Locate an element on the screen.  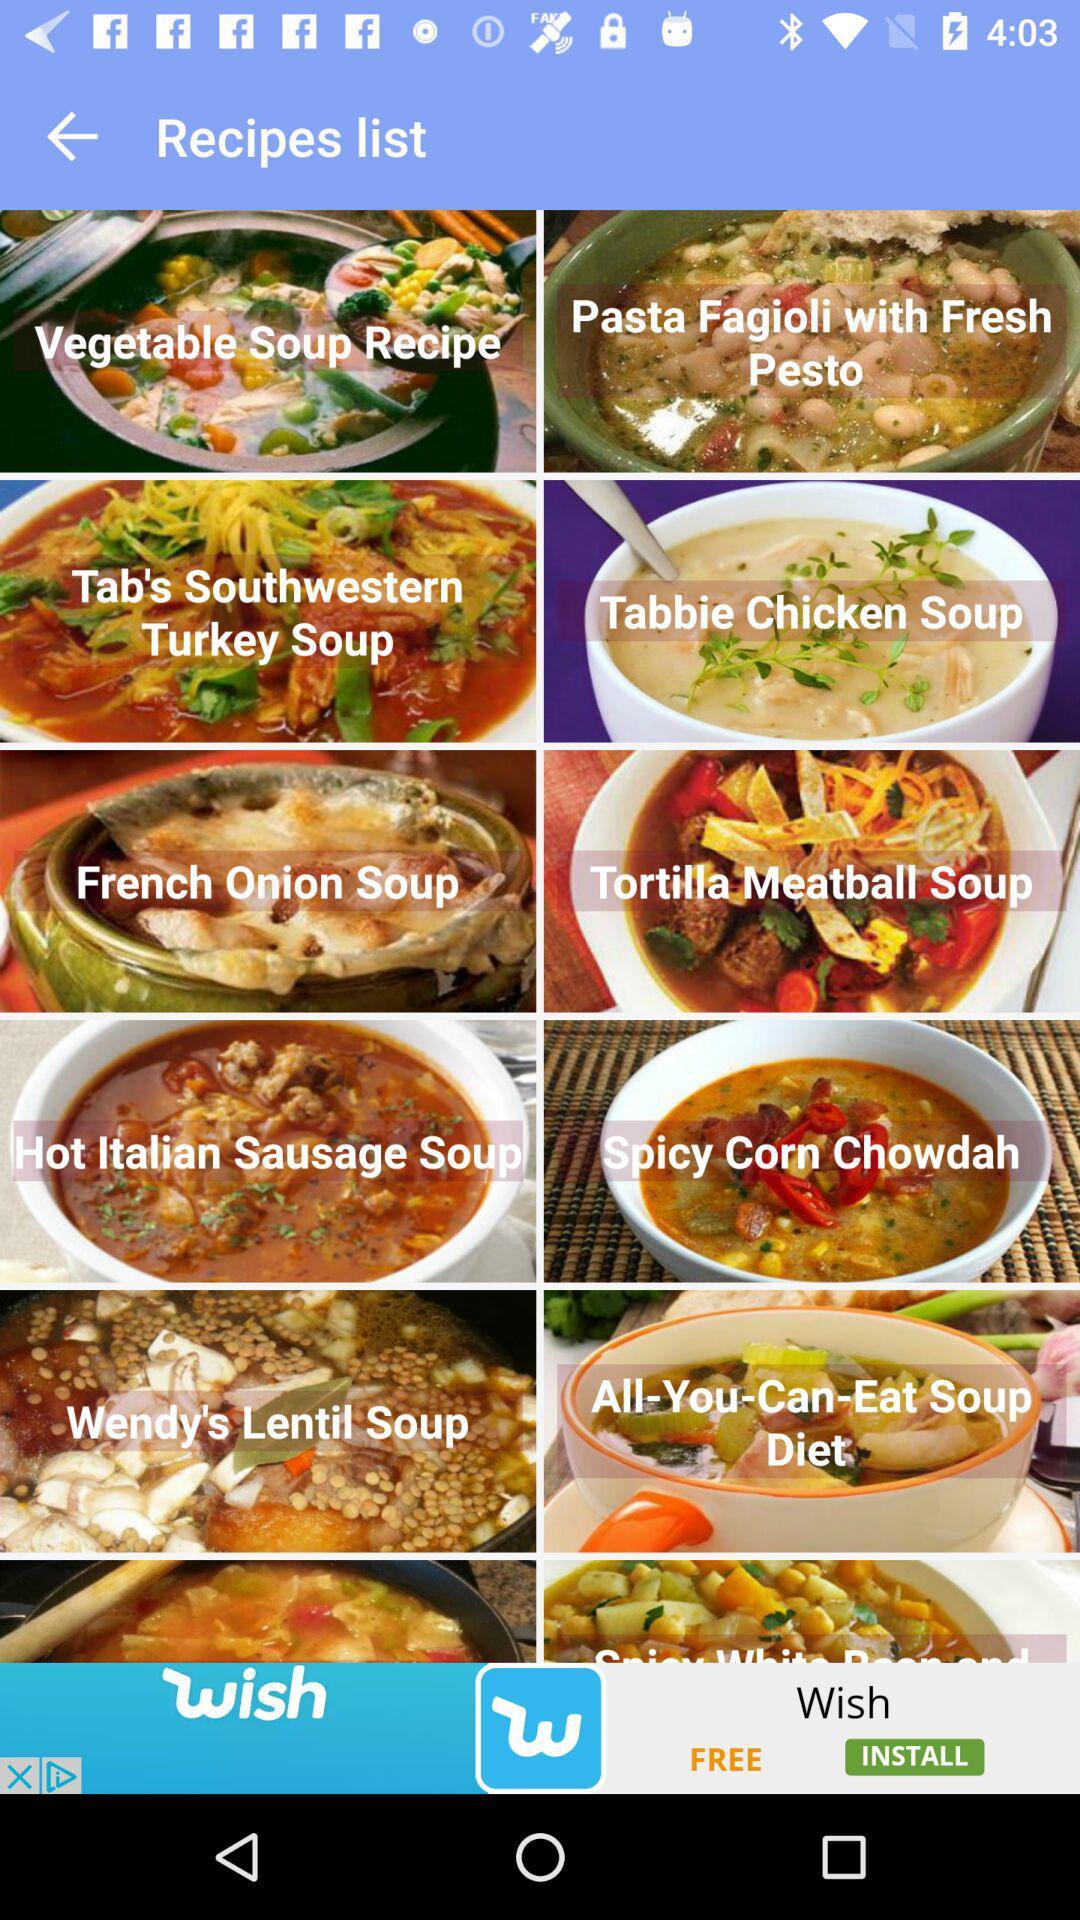
click discriiption is located at coordinates (540, 1727).